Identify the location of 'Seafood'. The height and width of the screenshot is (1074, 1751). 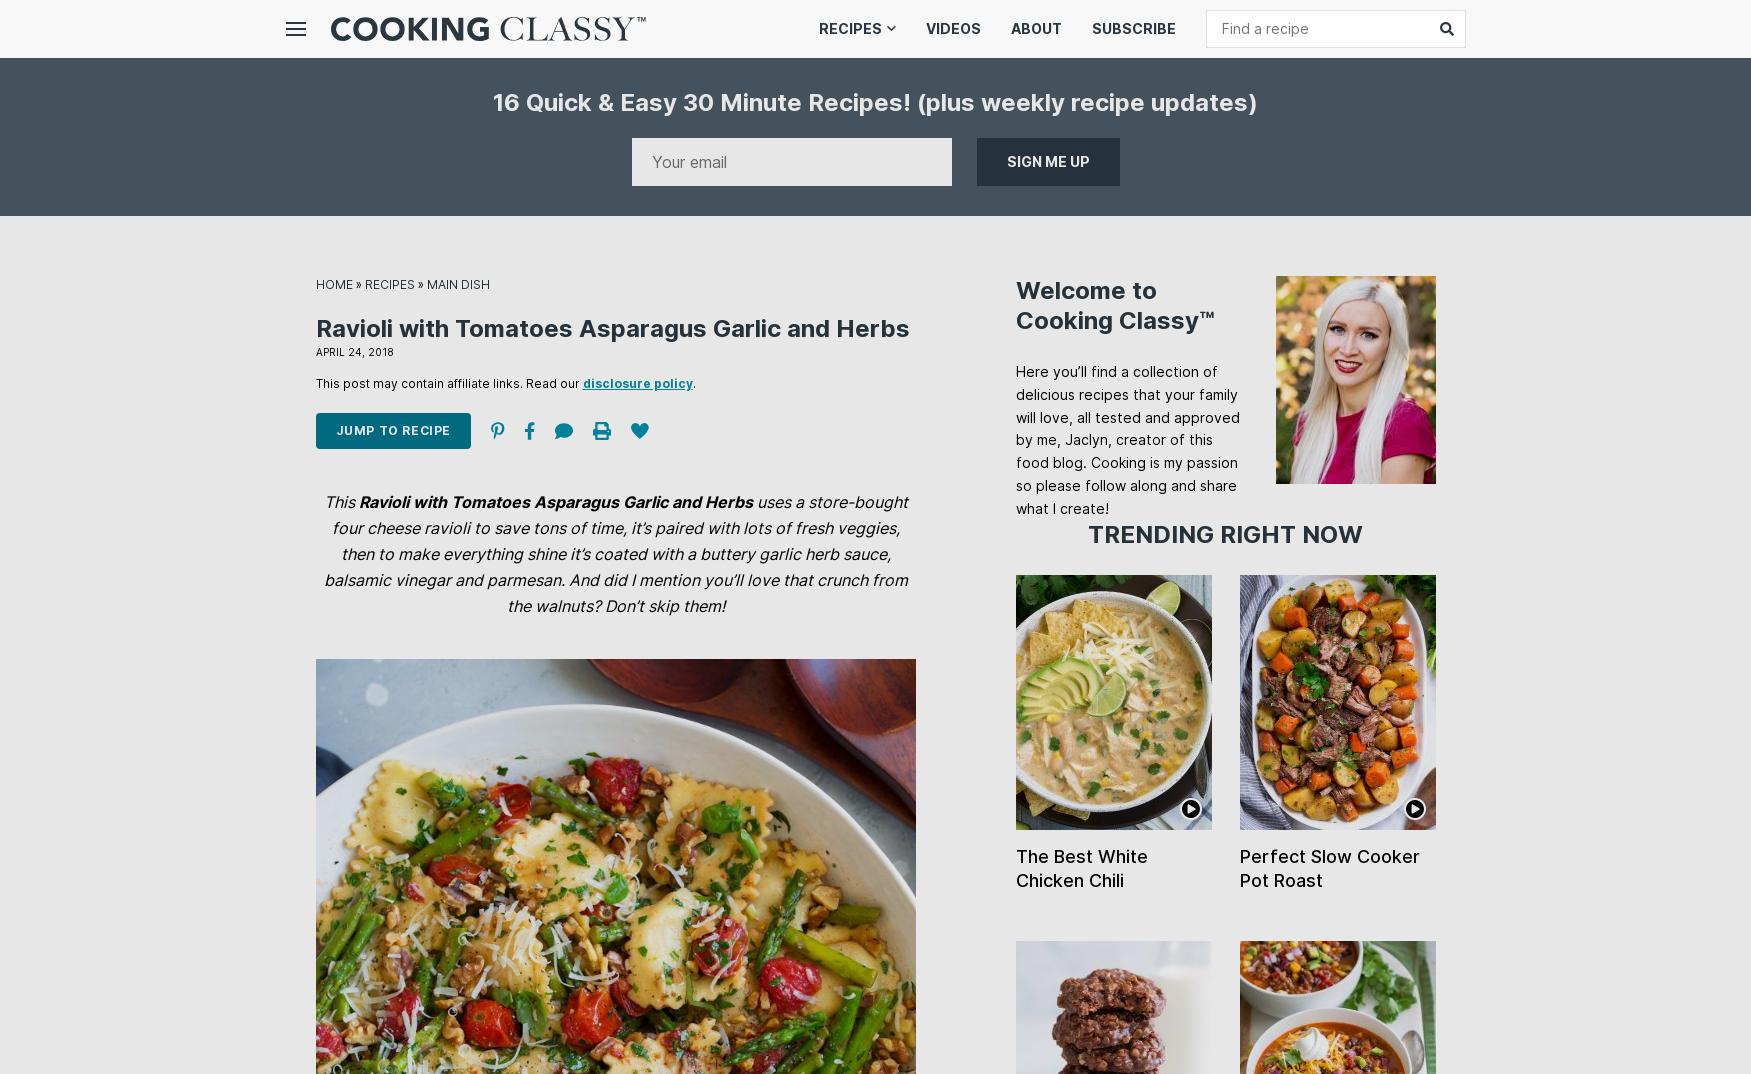
(853, 329).